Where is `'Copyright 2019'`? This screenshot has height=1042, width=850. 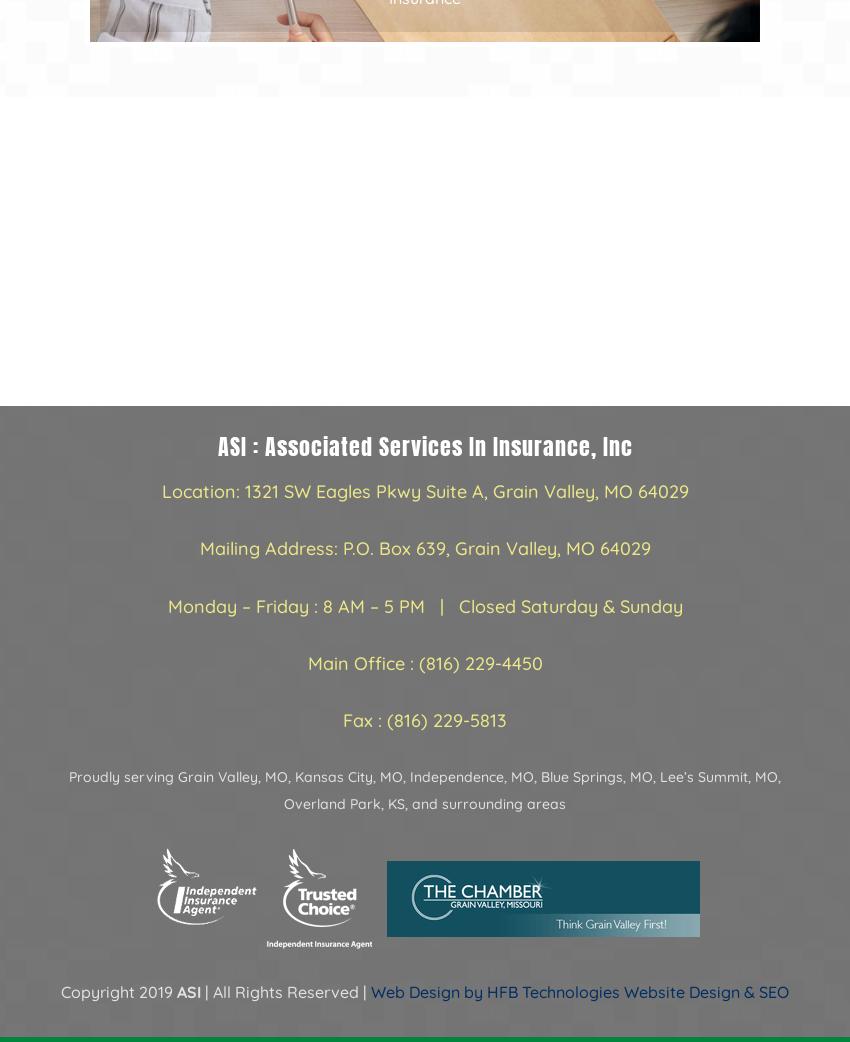
'Copyright 2019' is located at coordinates (118, 991).